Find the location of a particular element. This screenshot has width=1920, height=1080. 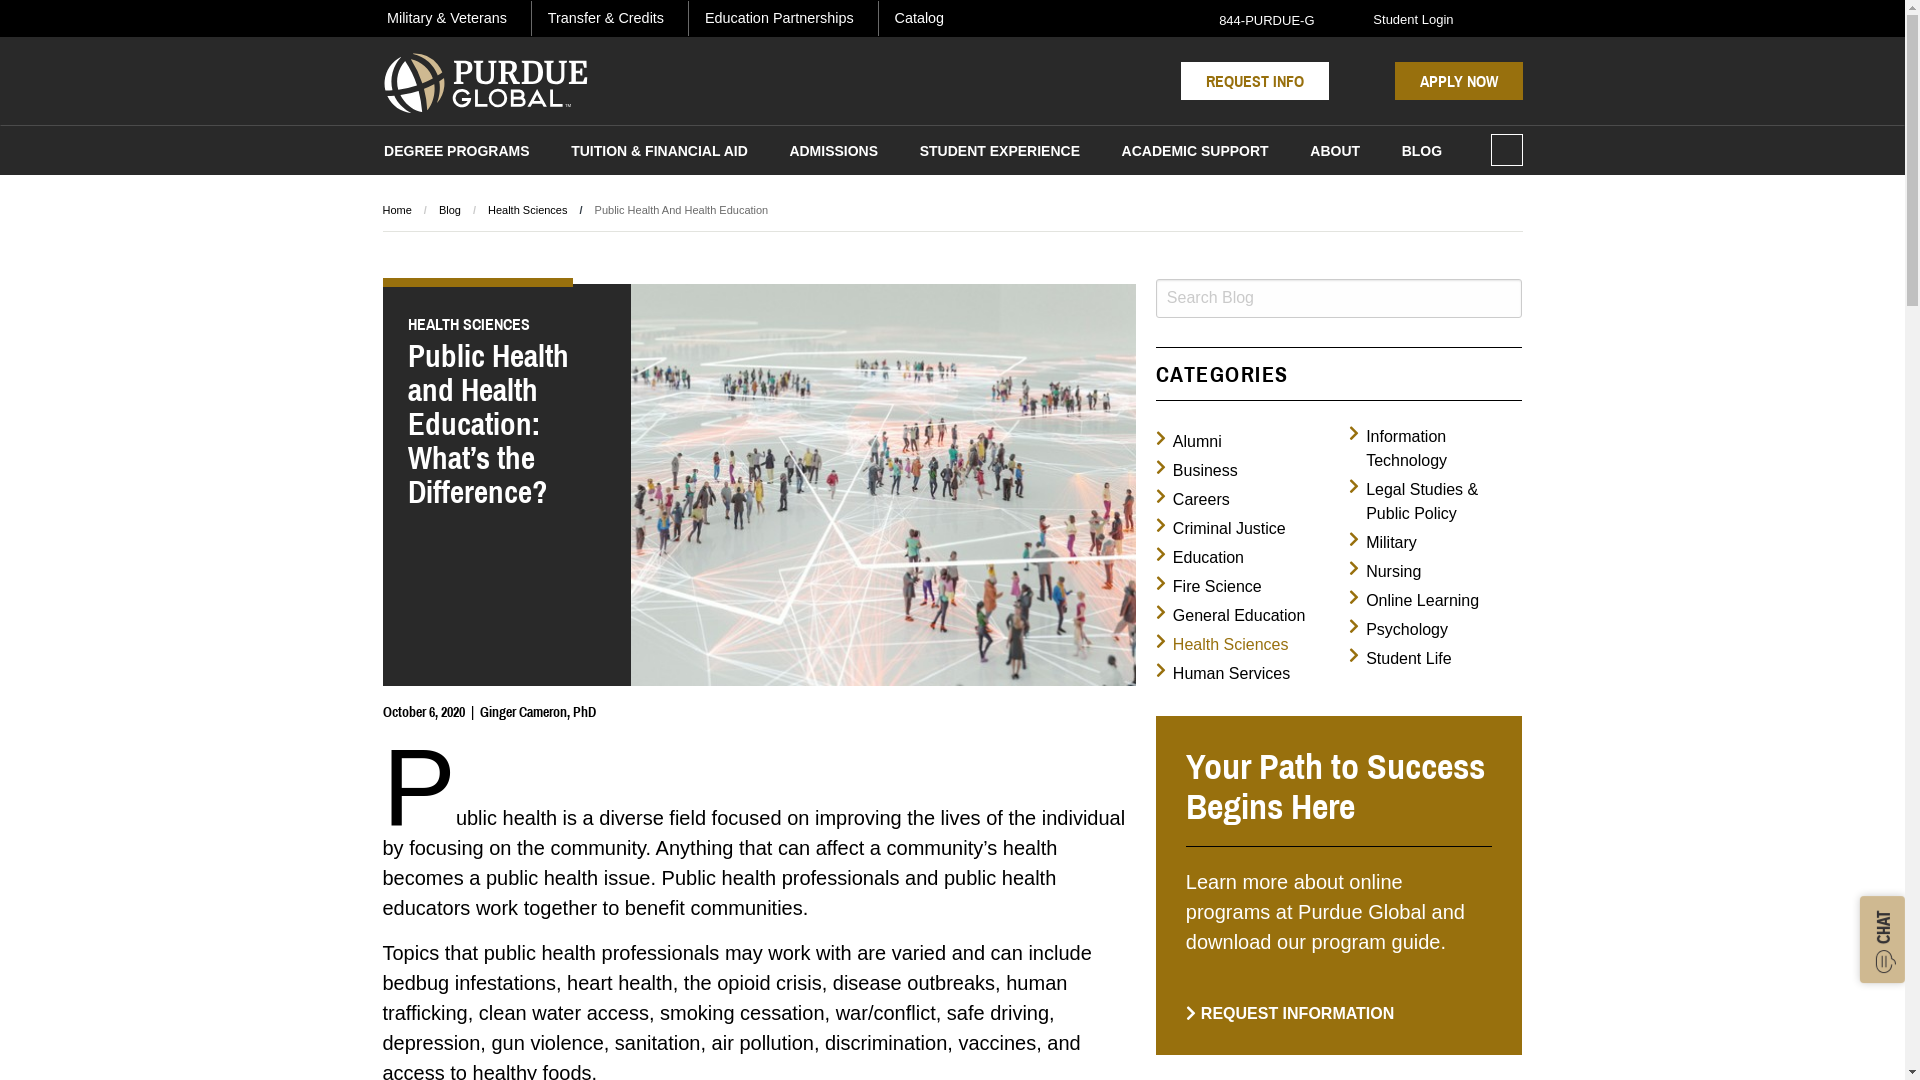

'Education' is located at coordinates (1200, 558).